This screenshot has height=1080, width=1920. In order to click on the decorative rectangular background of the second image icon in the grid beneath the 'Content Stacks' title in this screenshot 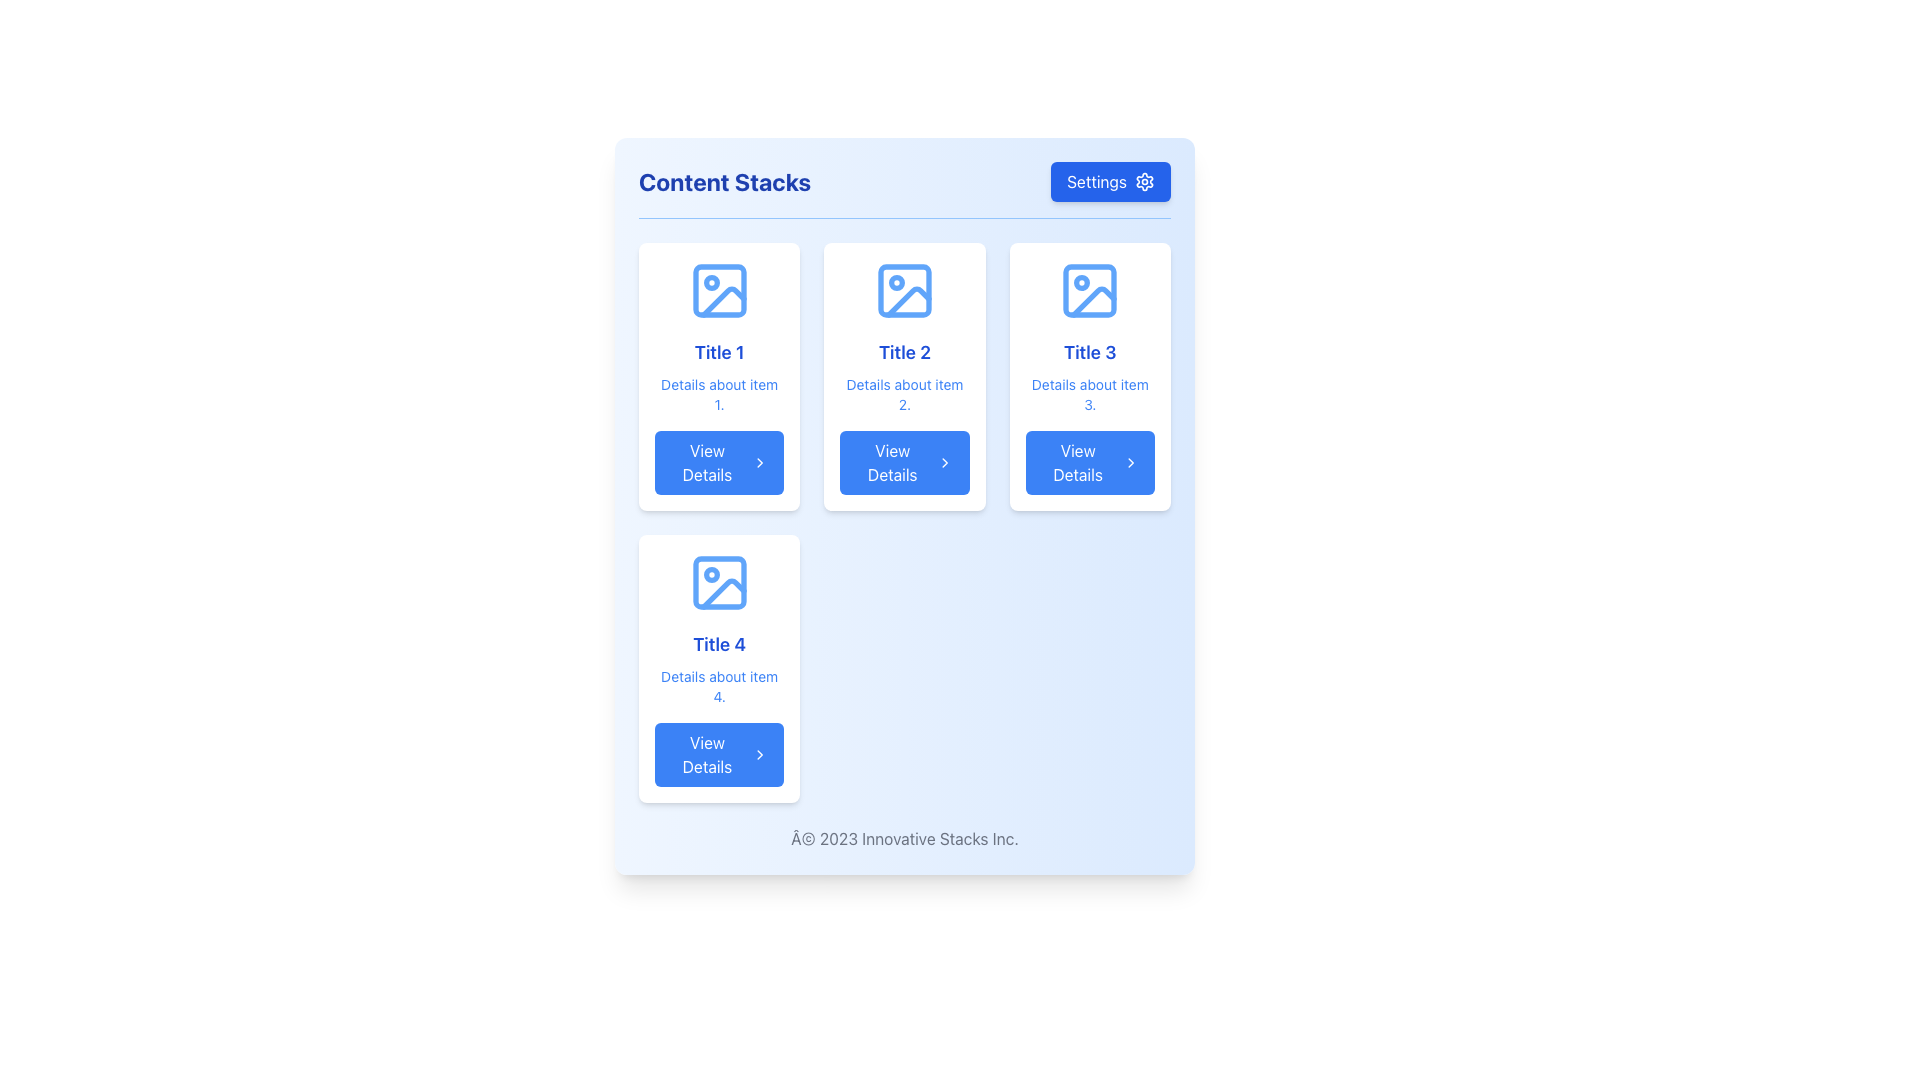, I will do `click(903, 290)`.